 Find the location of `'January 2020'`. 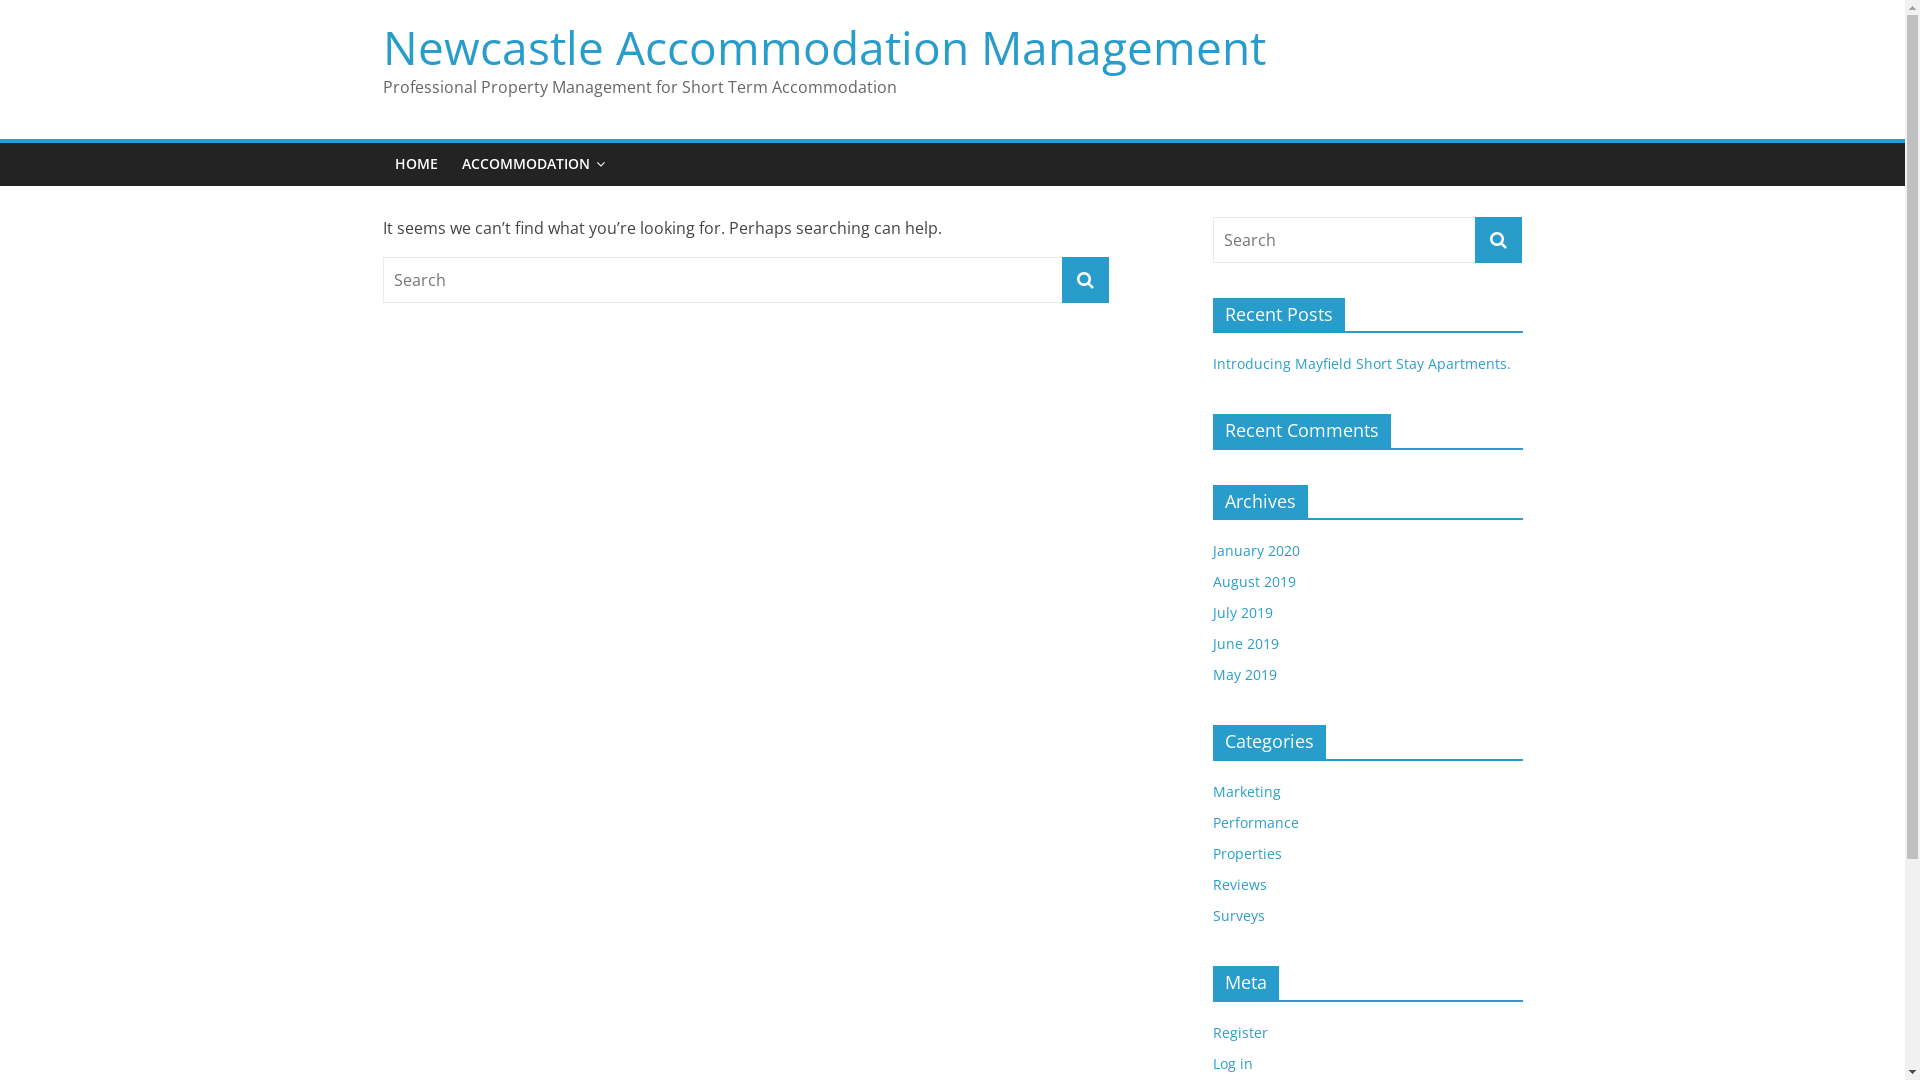

'January 2020' is located at coordinates (1254, 550).